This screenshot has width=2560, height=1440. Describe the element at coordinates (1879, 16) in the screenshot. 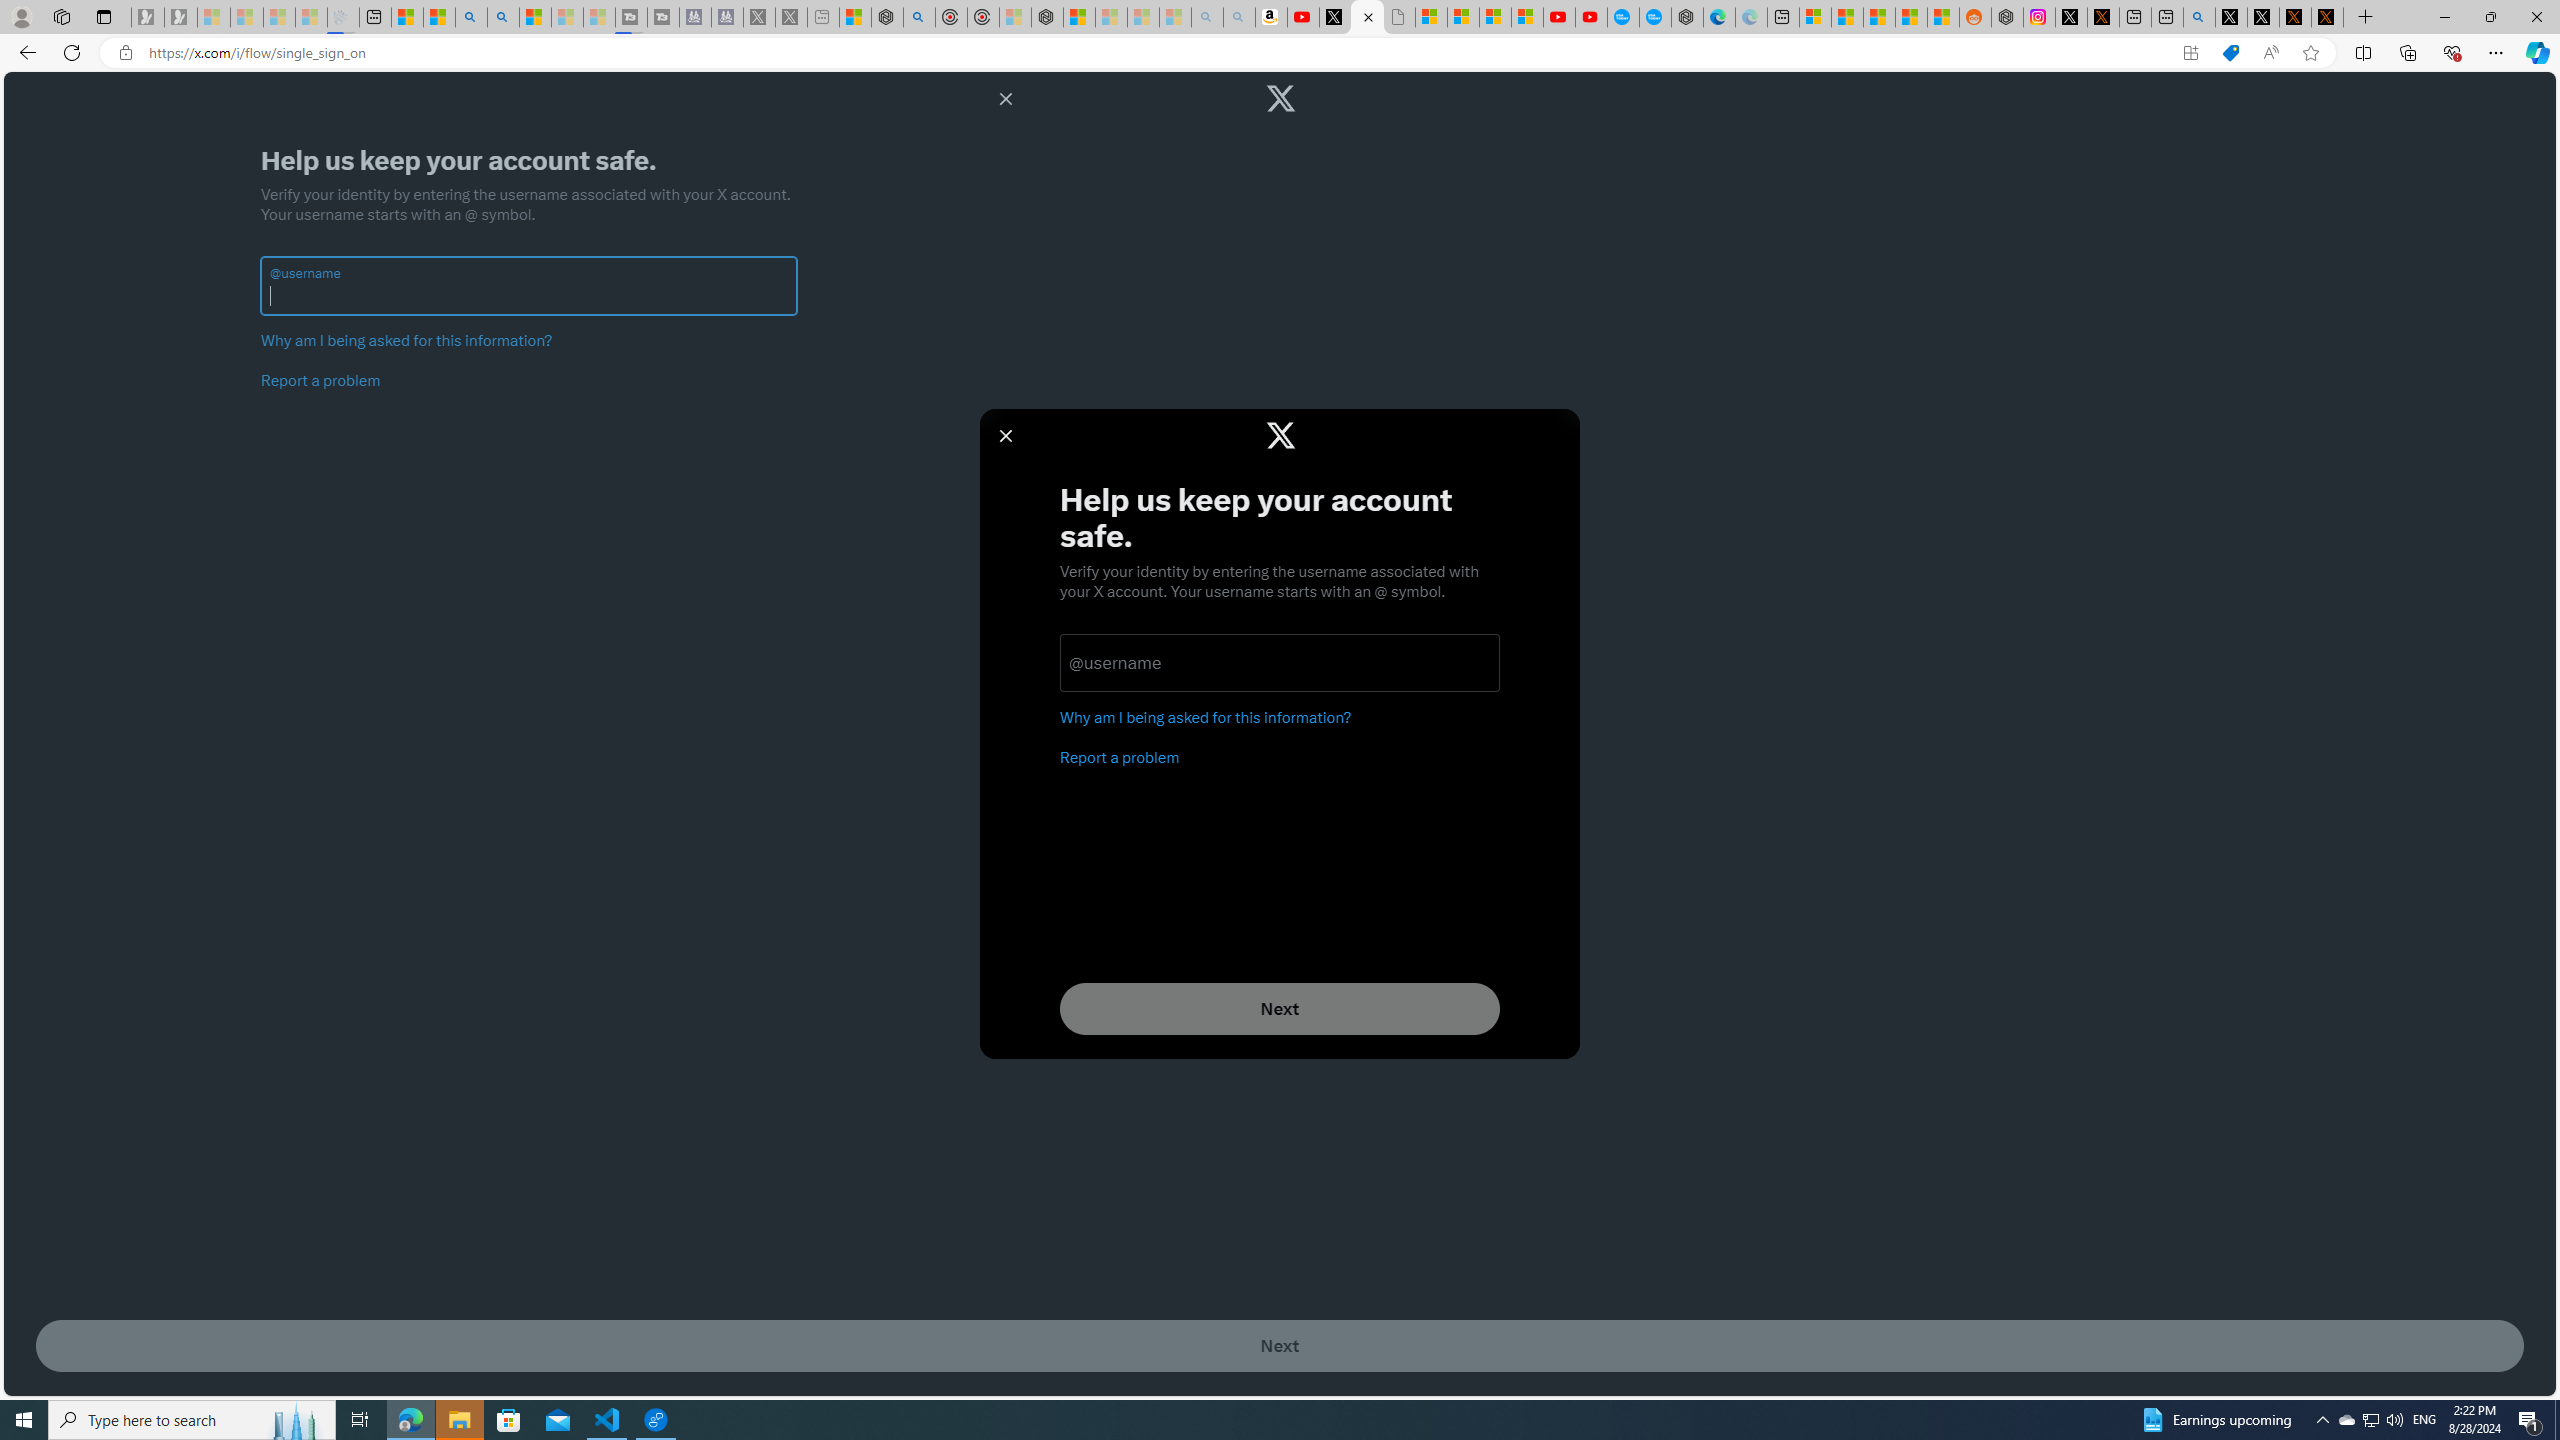

I see `'Shanghai, China hourly forecast | Microsoft Weather'` at that location.